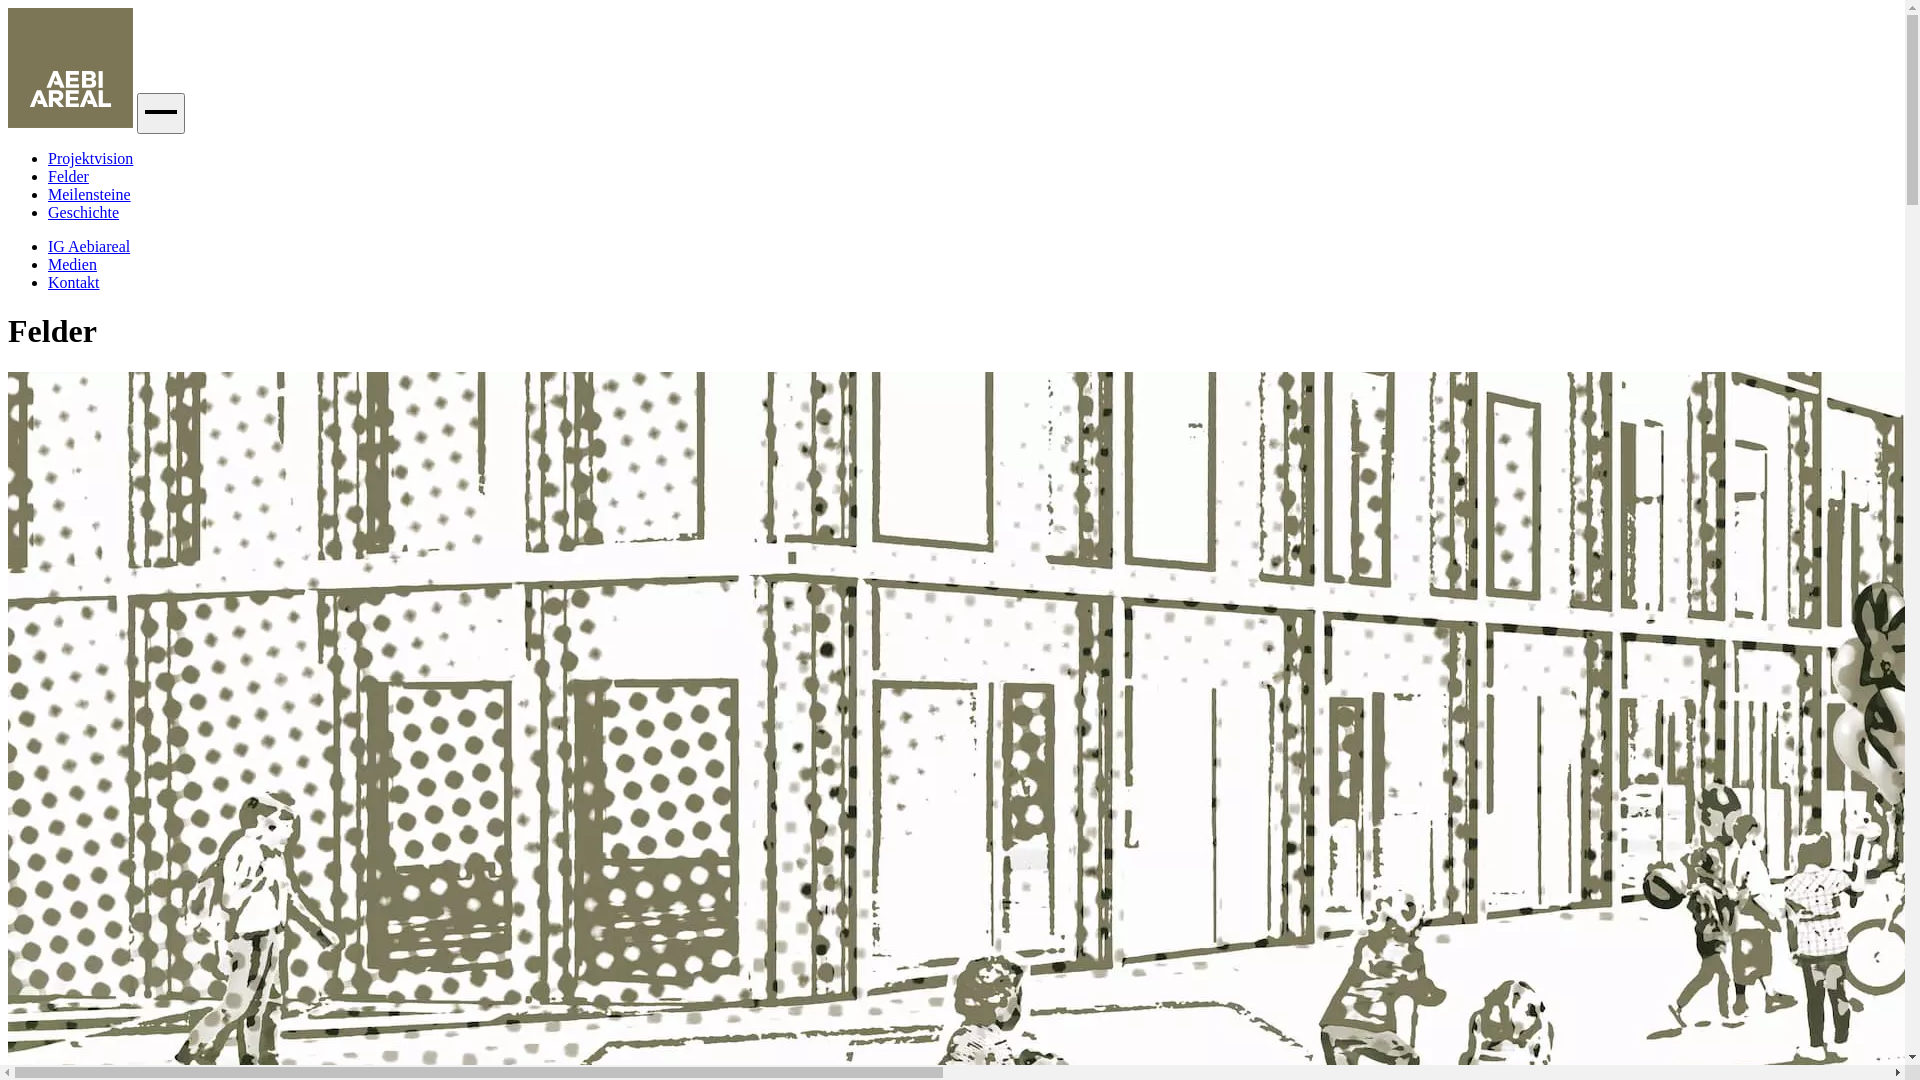  Describe the element at coordinates (89, 157) in the screenshot. I see `'Projektvision'` at that location.